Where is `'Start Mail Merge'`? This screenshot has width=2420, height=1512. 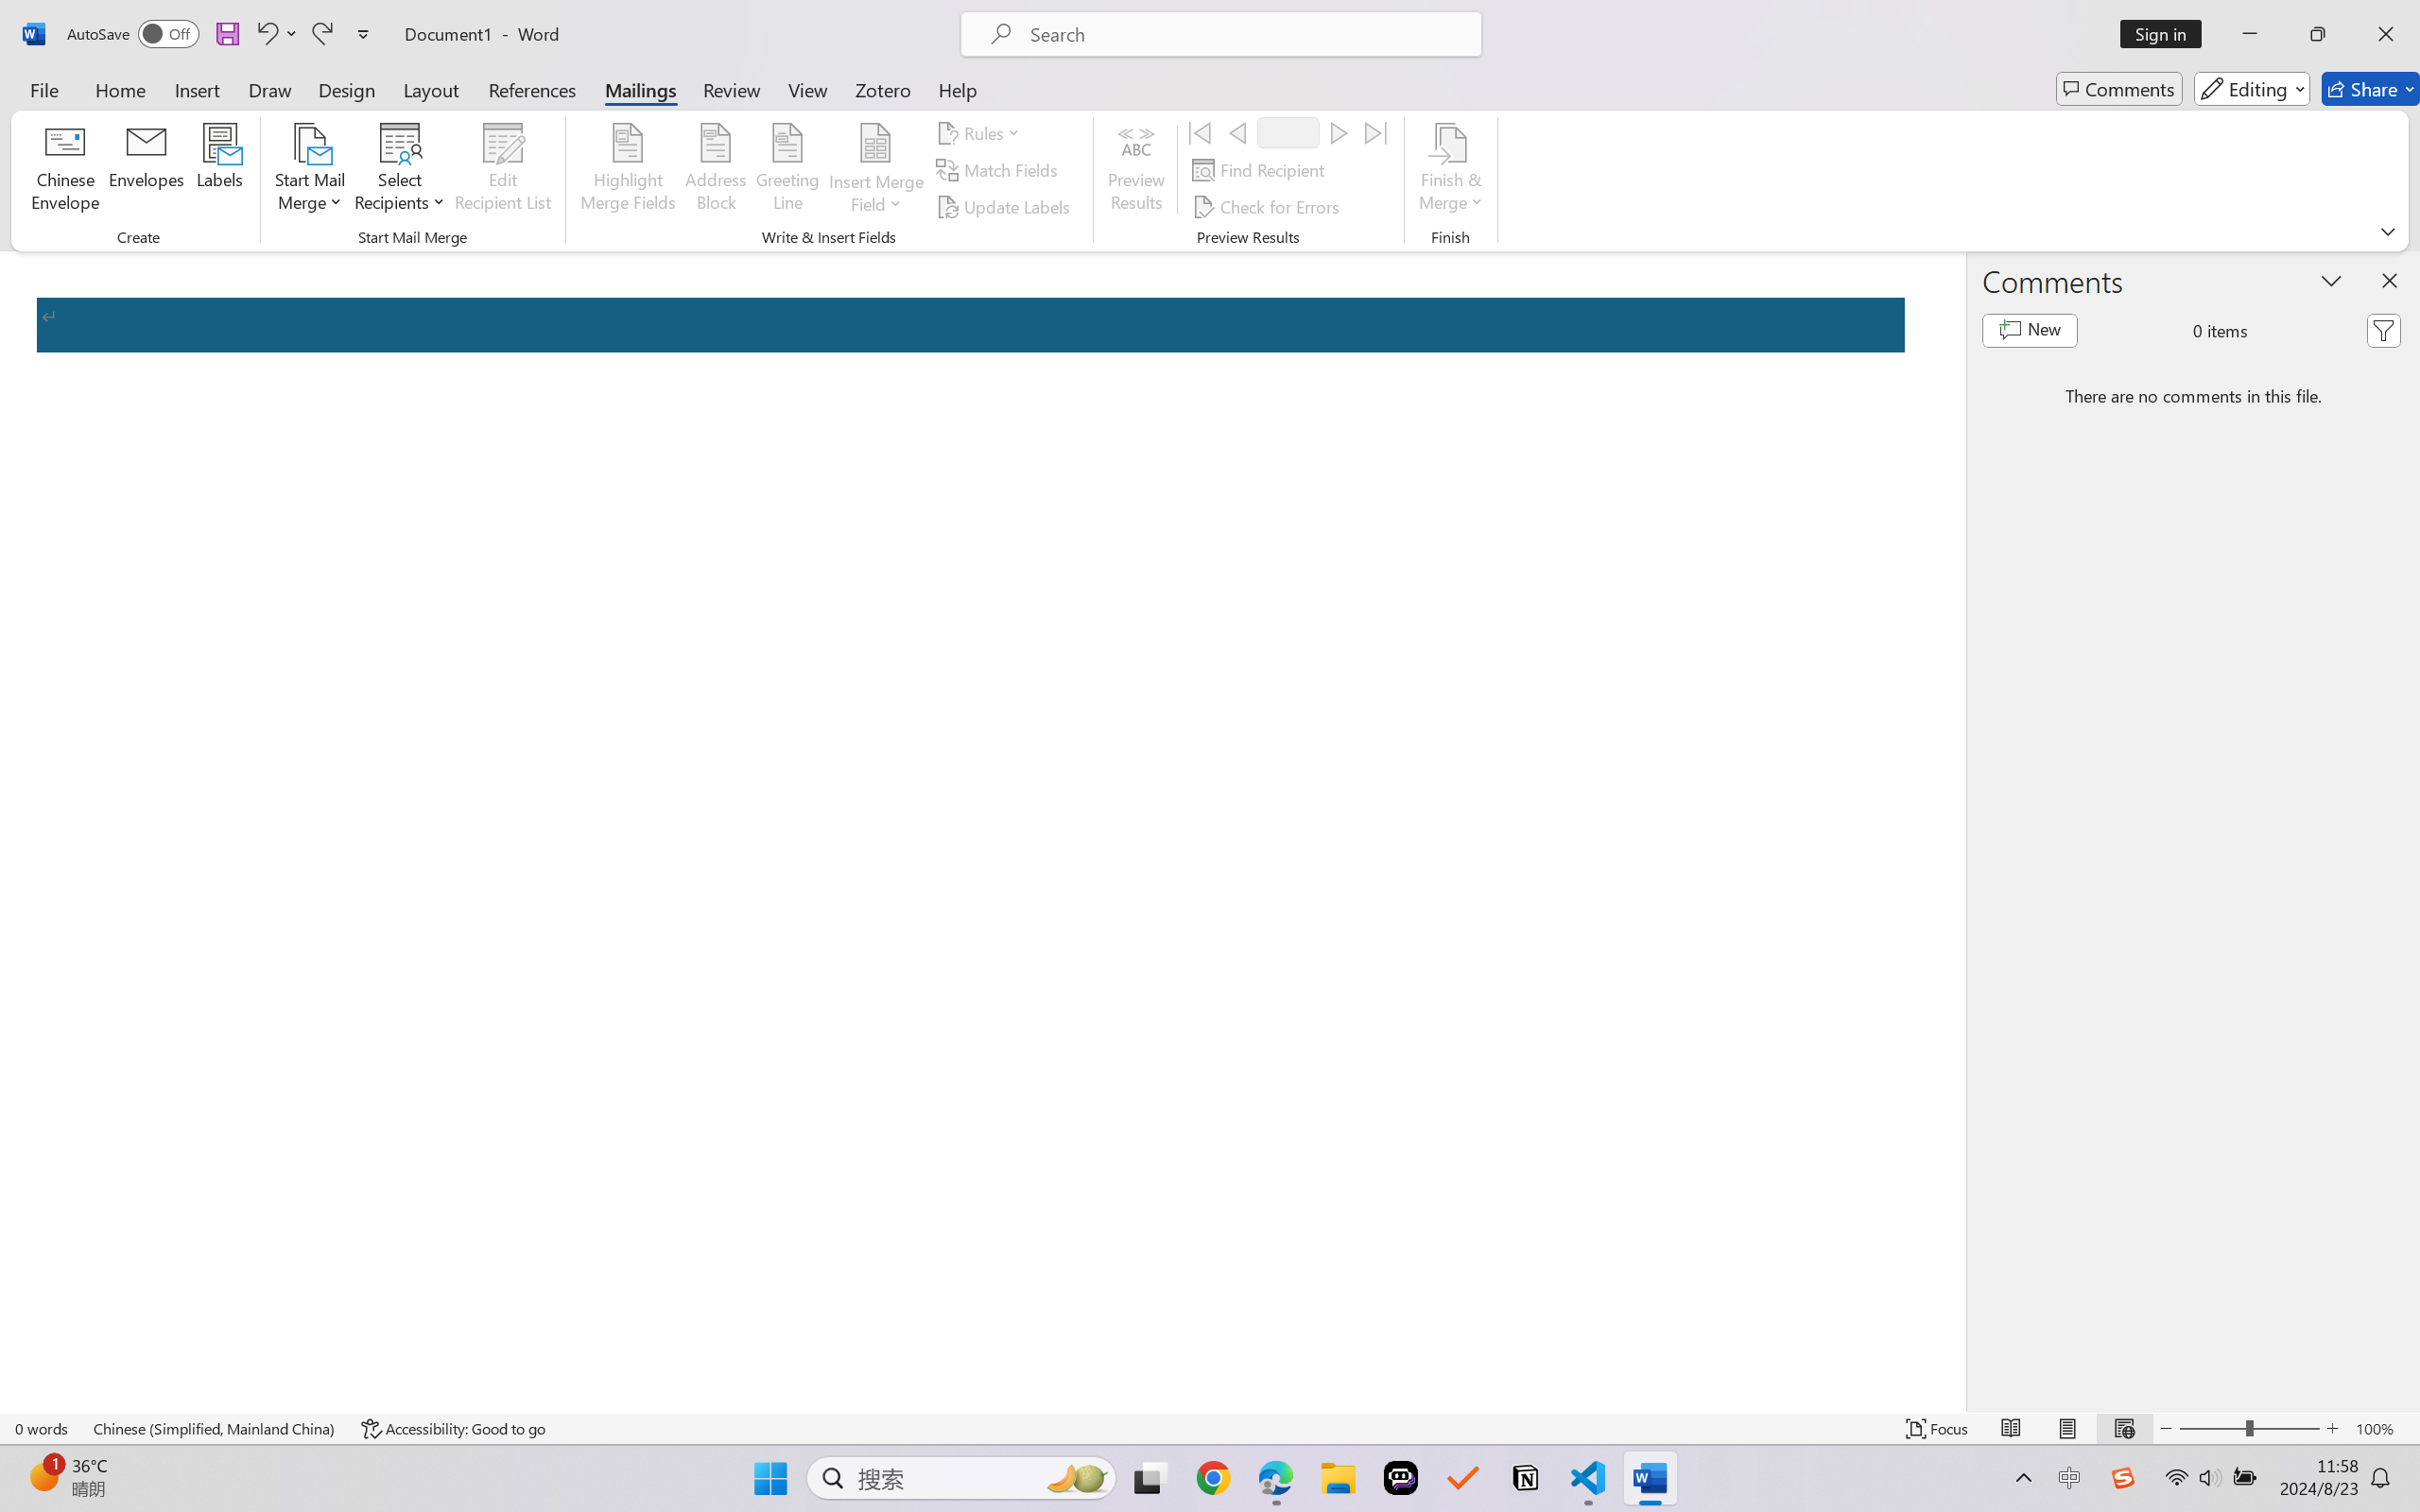
'Start Mail Merge' is located at coordinates (308, 170).